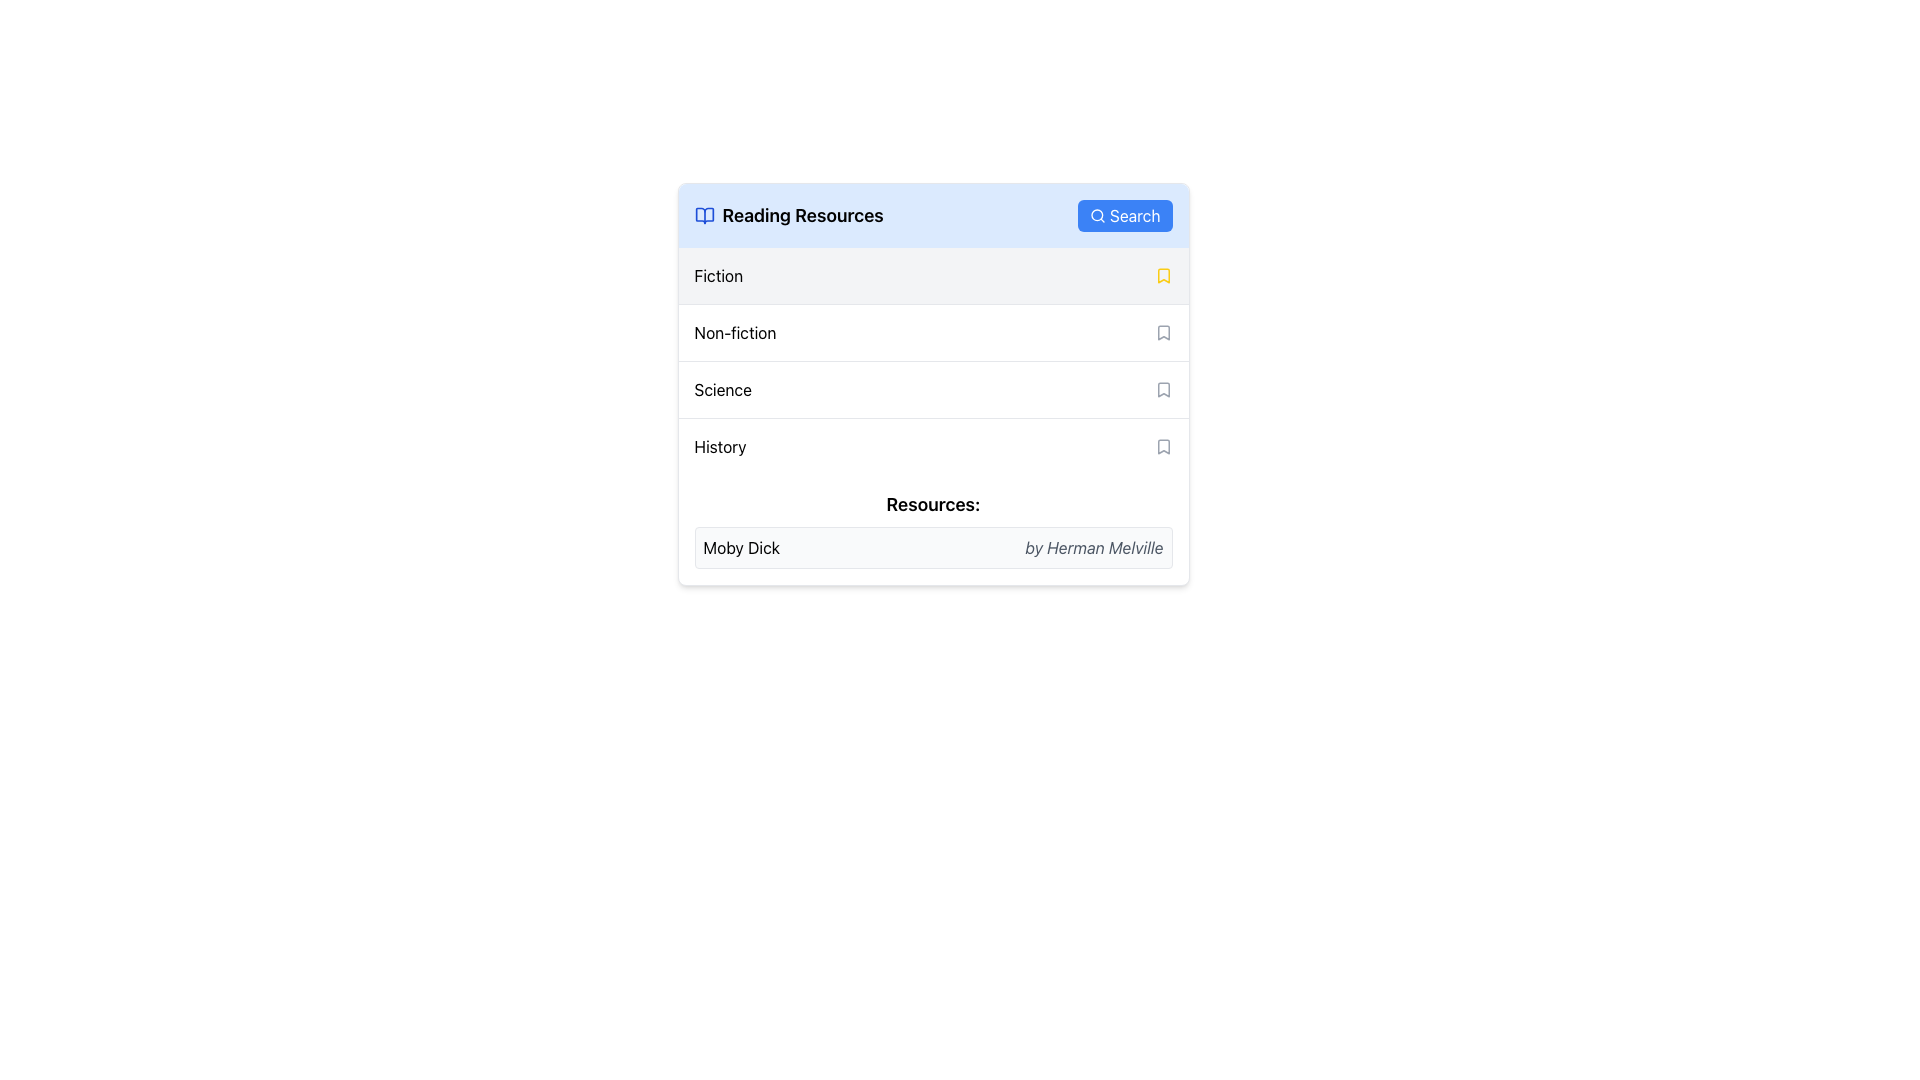  Describe the element at coordinates (932, 445) in the screenshot. I see `to select the 'History' category from the list of Reading Resources, which is the fourth entry following 'Fiction', 'Non-fiction', and 'Science'` at that location.